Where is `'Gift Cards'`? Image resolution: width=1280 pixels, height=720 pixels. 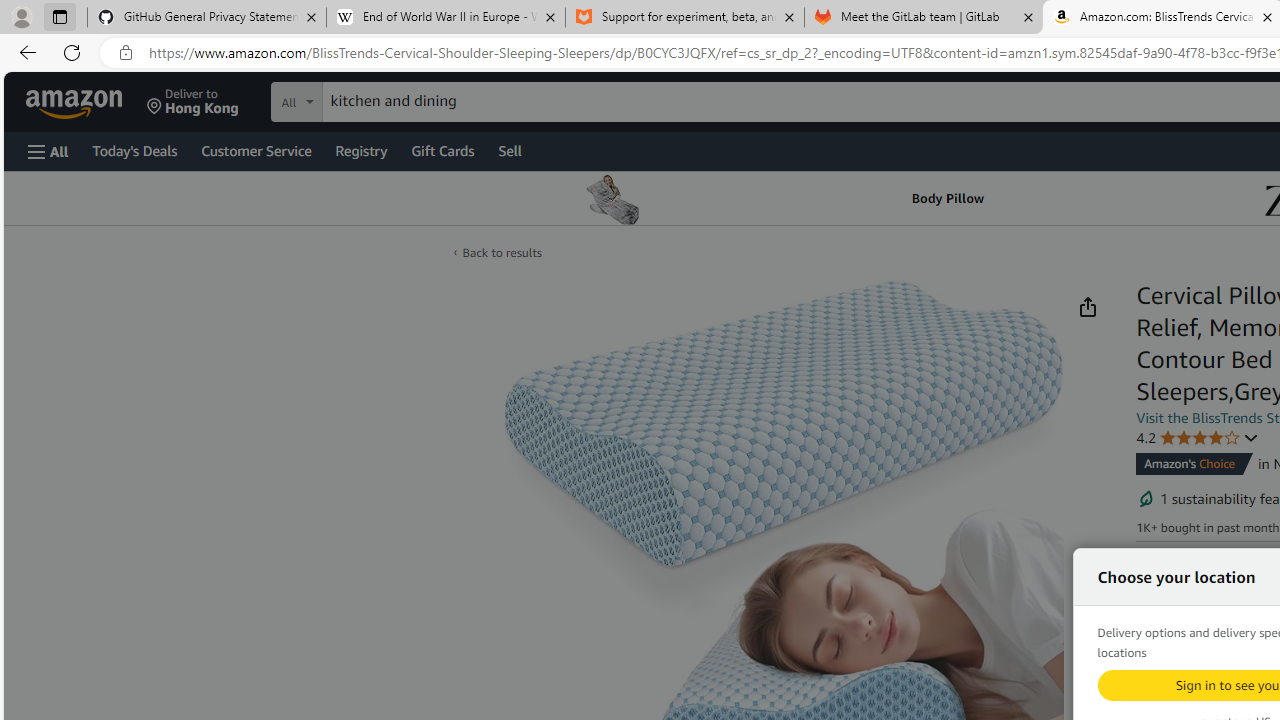
'Gift Cards' is located at coordinates (441, 149).